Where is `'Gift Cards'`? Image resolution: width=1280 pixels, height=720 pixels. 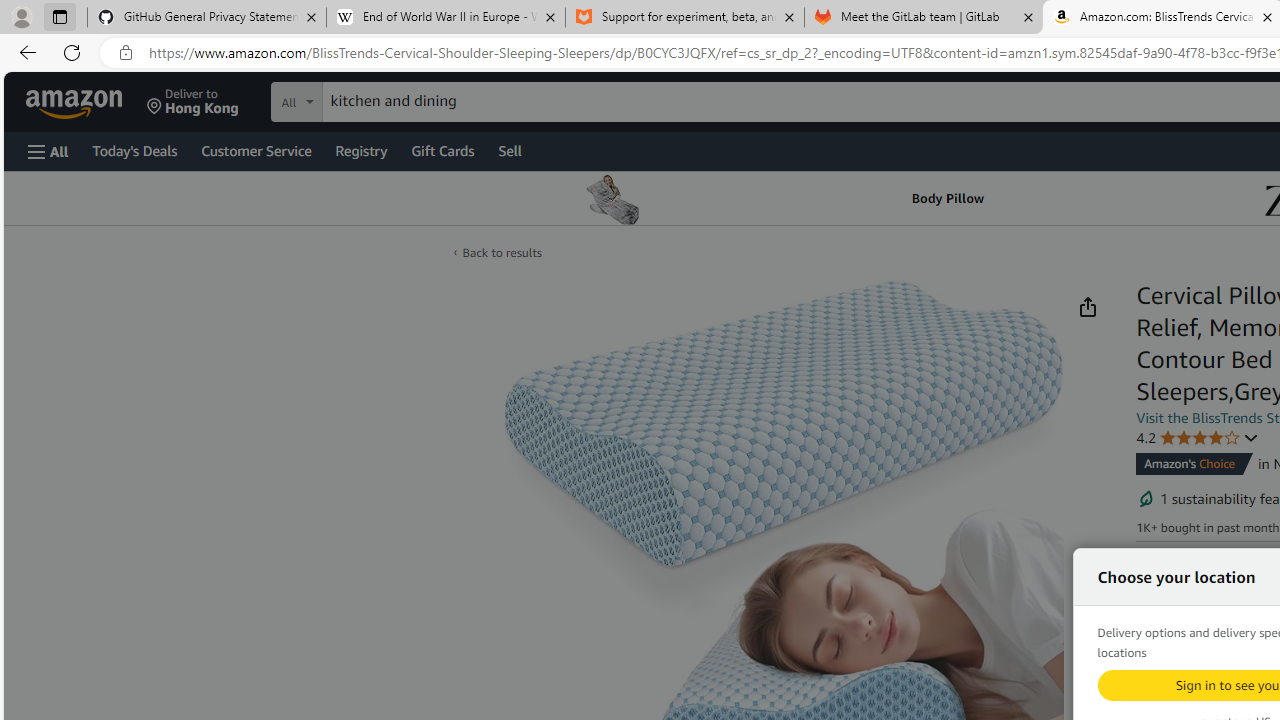
'Gift Cards' is located at coordinates (441, 149).